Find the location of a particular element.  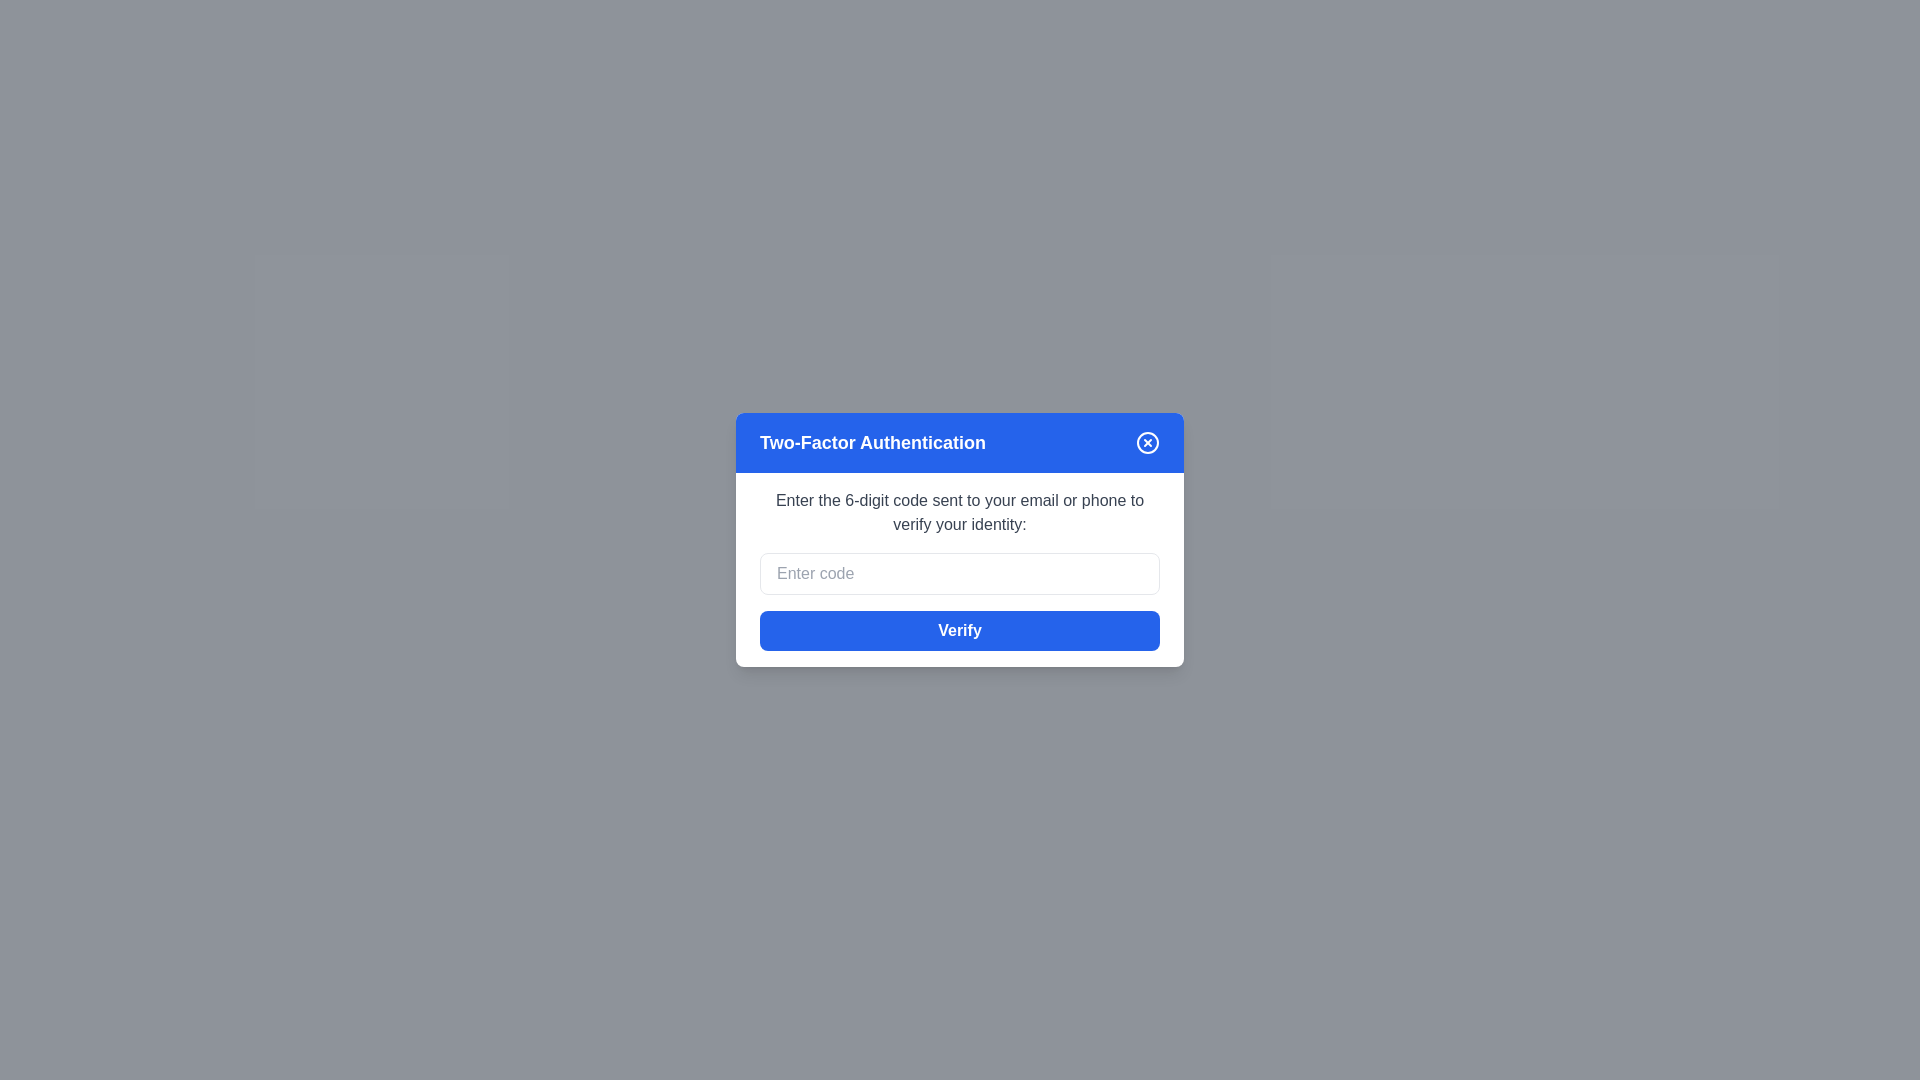

the center of the dialog's main container to focus it is located at coordinates (960, 540).